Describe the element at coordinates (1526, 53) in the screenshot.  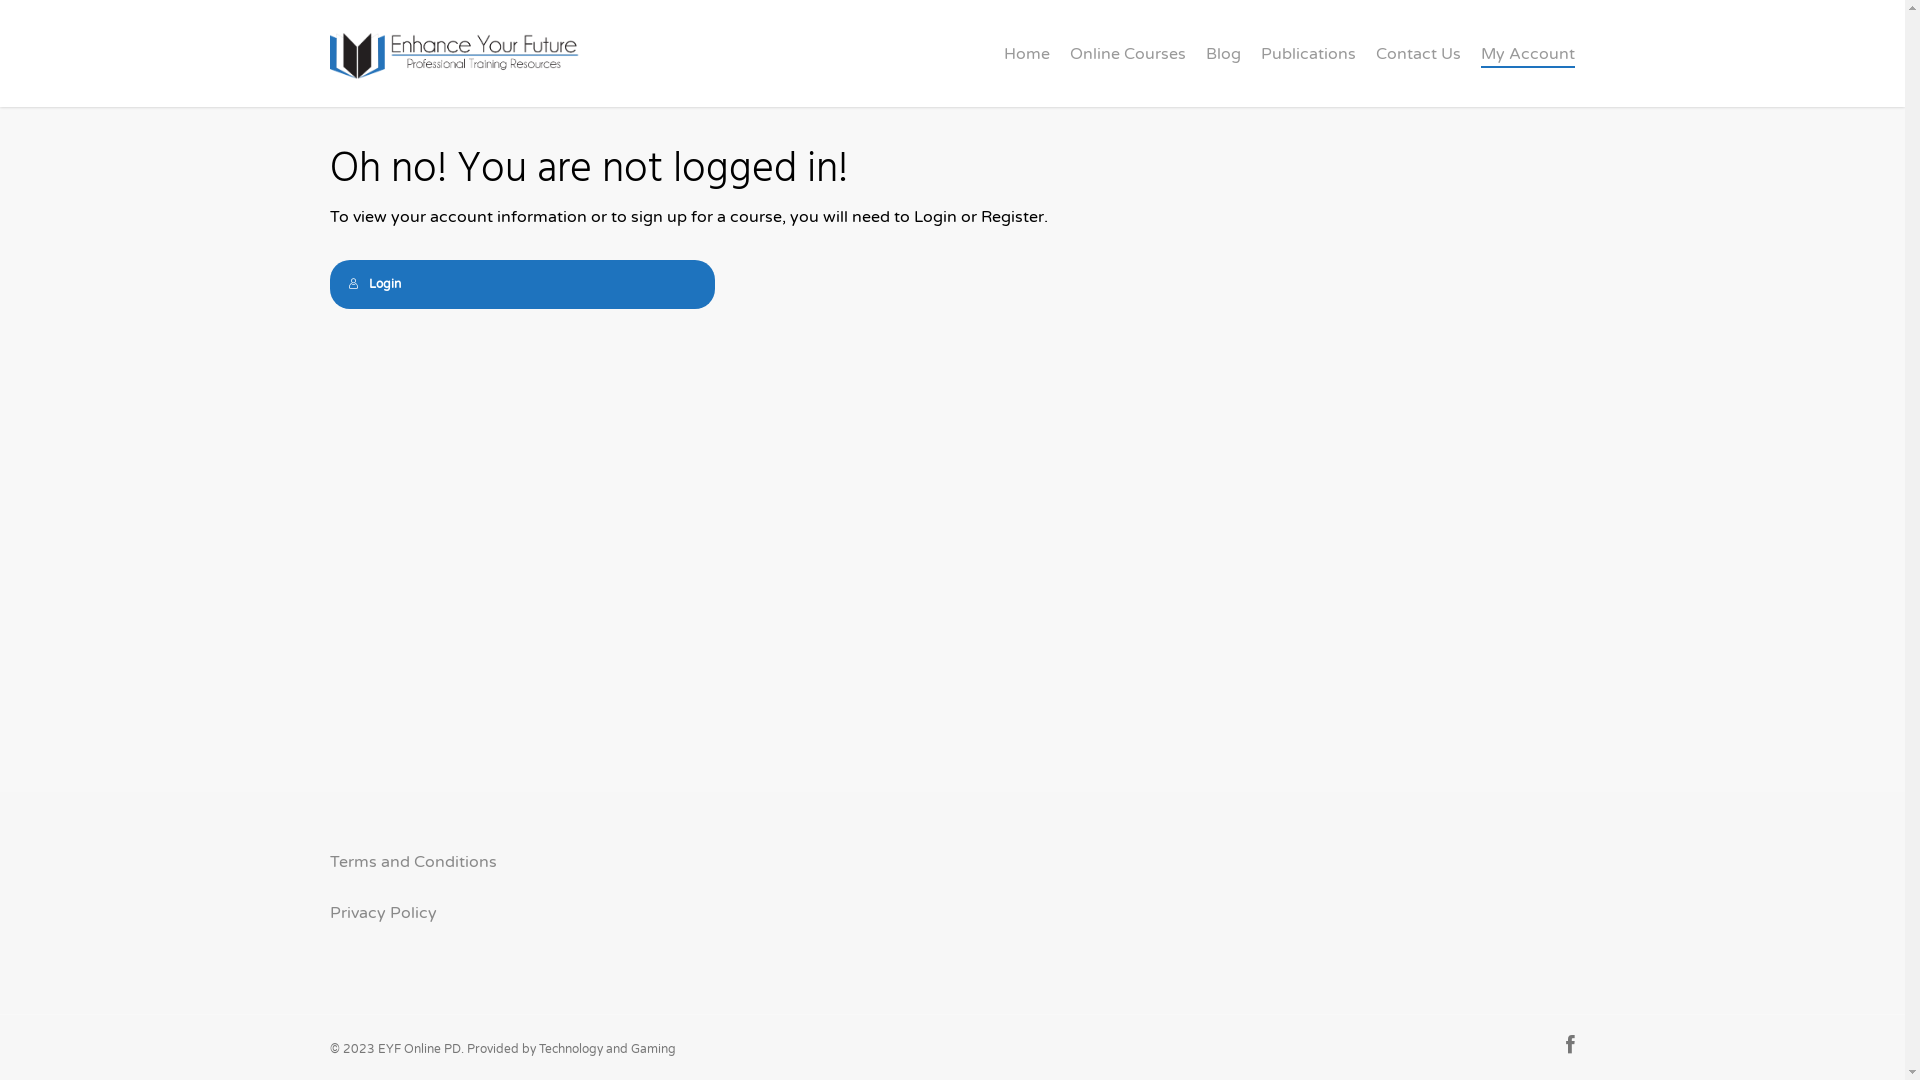
I see `'My Account'` at that location.